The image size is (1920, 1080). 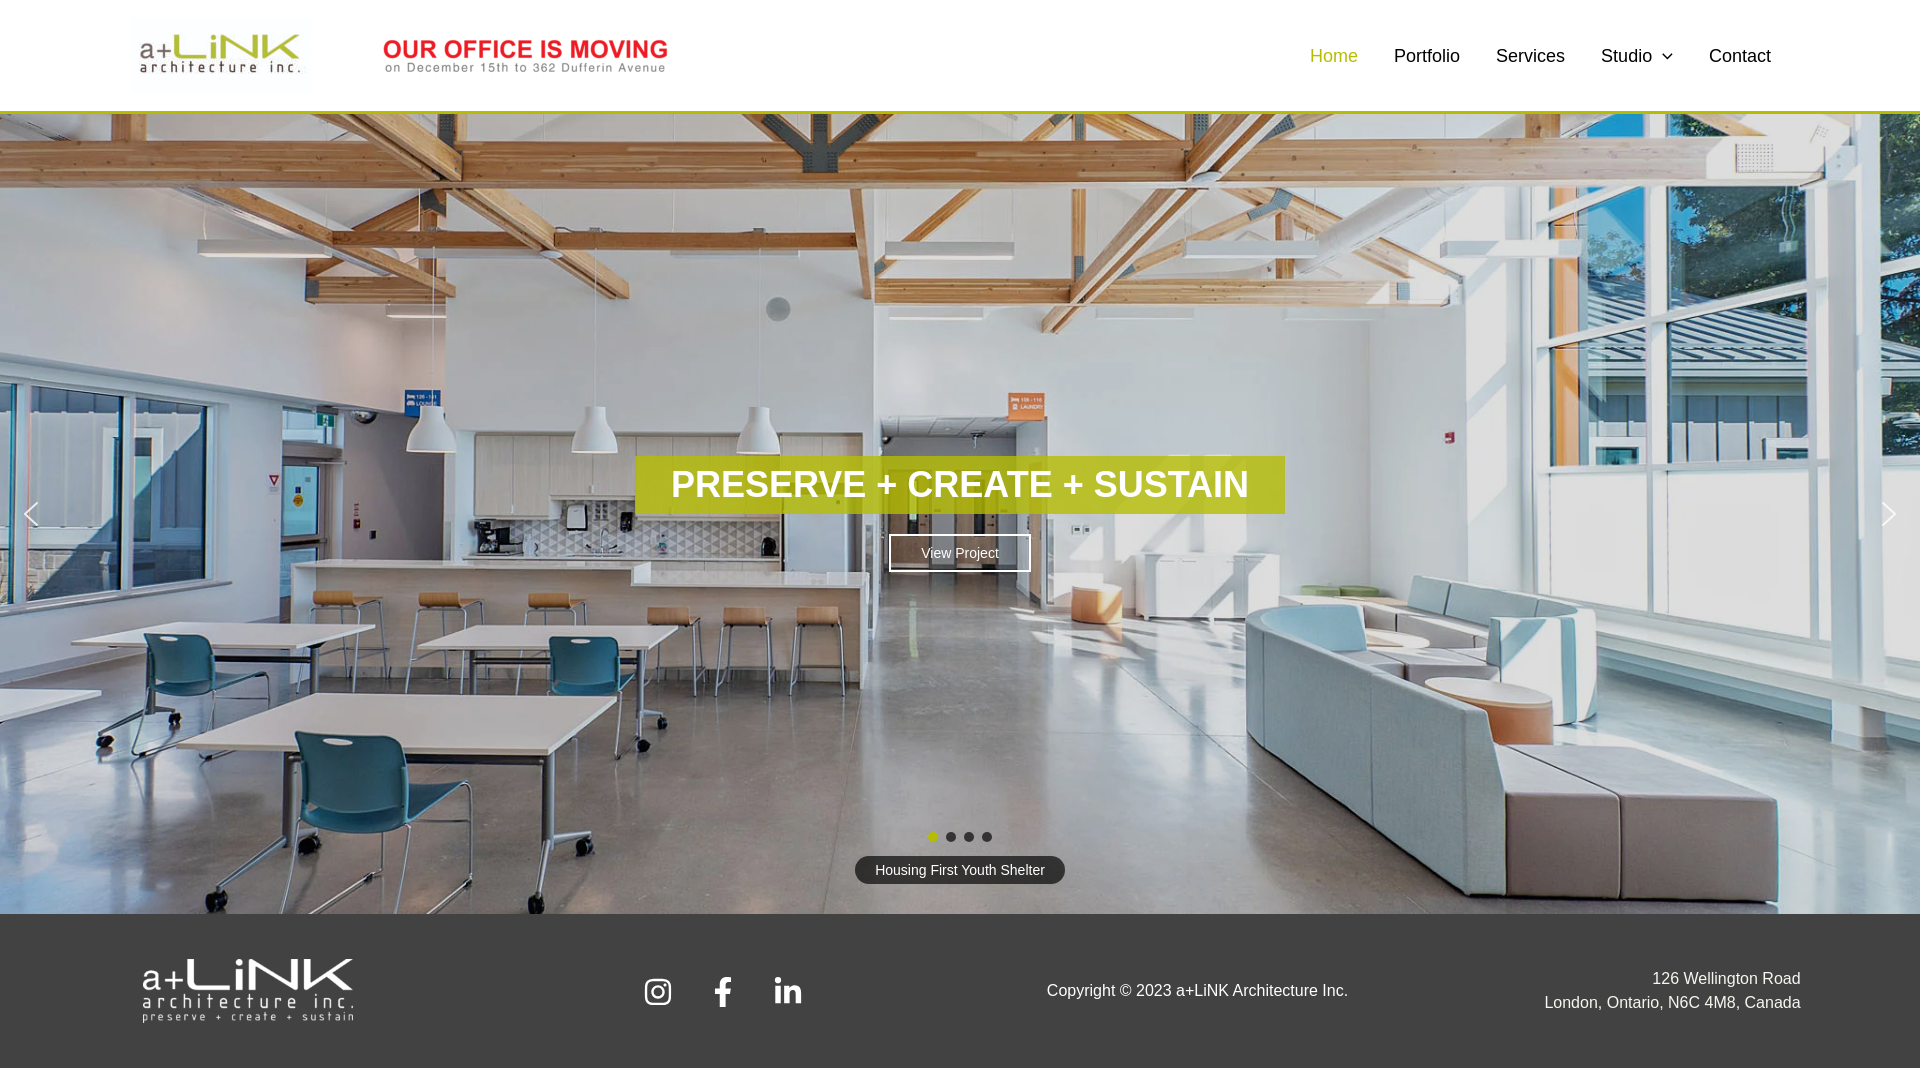 What do you see at coordinates (1636, 53) in the screenshot?
I see `'Studio'` at bounding box center [1636, 53].